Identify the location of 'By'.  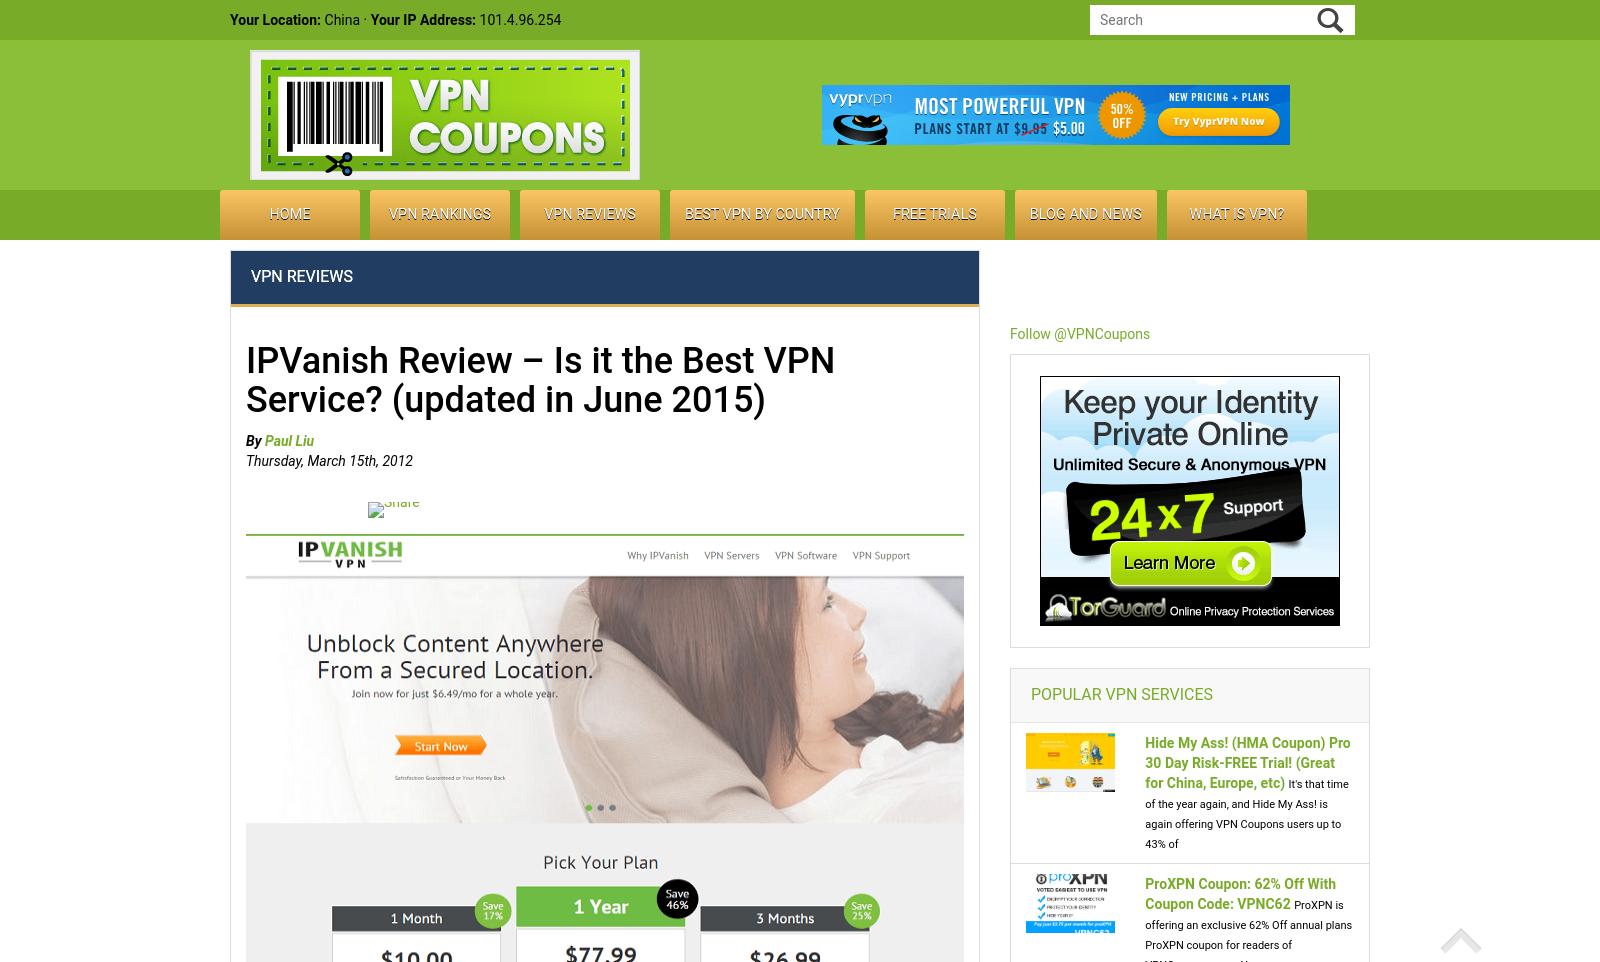
(245, 440).